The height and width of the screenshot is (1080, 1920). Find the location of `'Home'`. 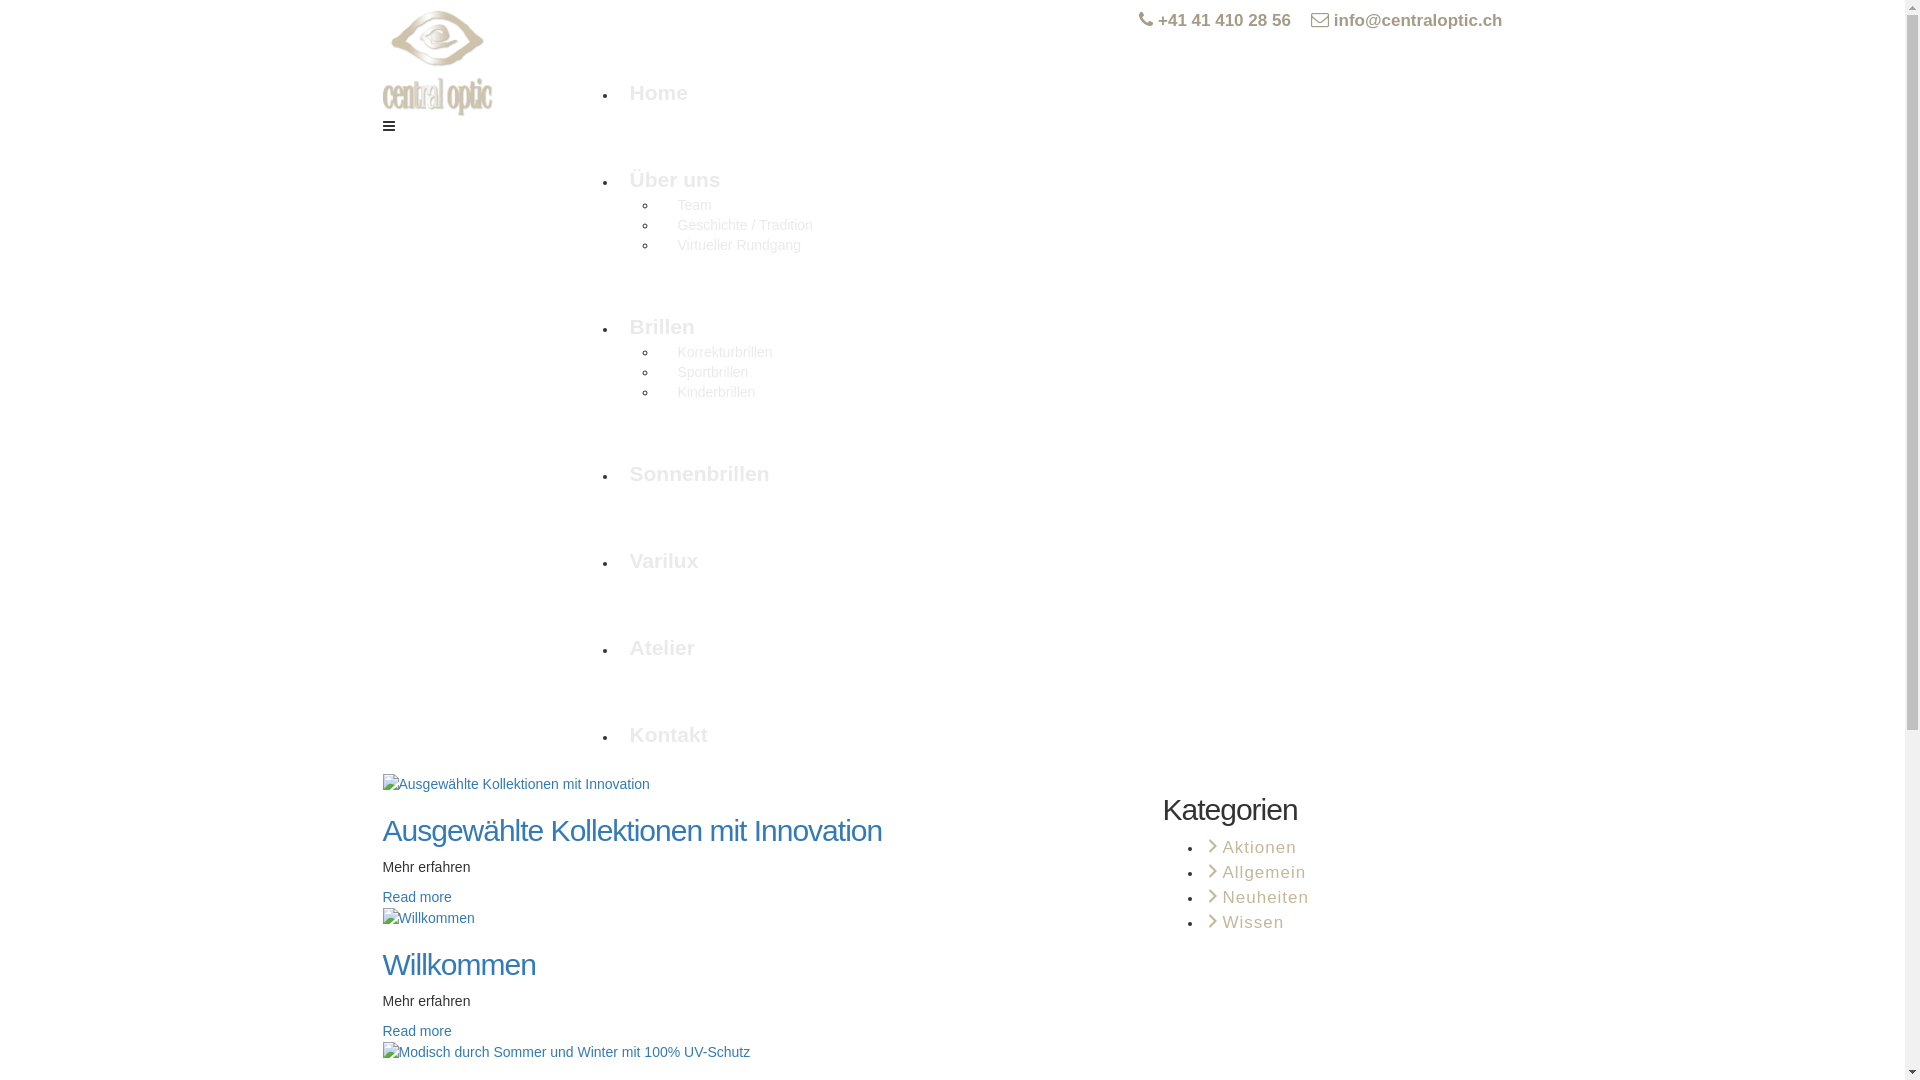

'Home' is located at coordinates (658, 92).